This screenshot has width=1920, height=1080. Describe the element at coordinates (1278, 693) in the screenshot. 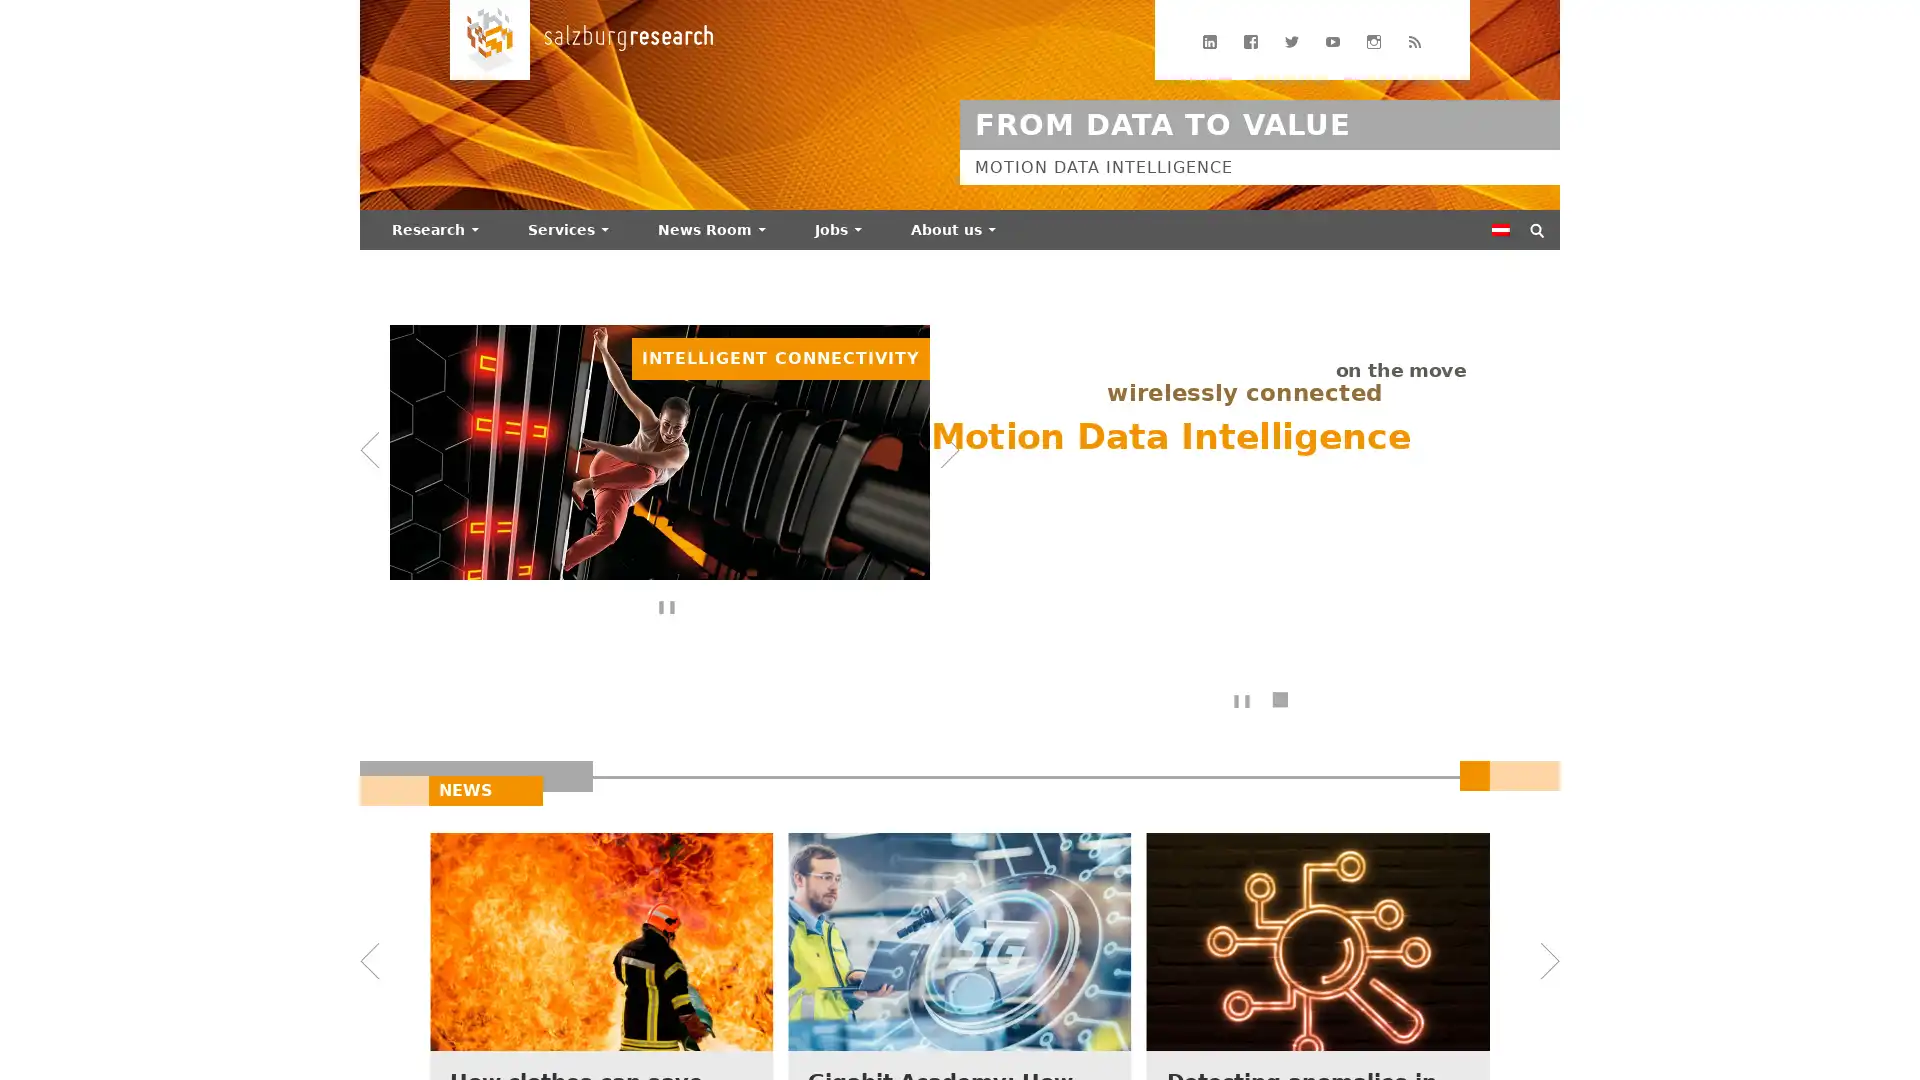

I see `Texte ohne Animation anzeigen` at that location.